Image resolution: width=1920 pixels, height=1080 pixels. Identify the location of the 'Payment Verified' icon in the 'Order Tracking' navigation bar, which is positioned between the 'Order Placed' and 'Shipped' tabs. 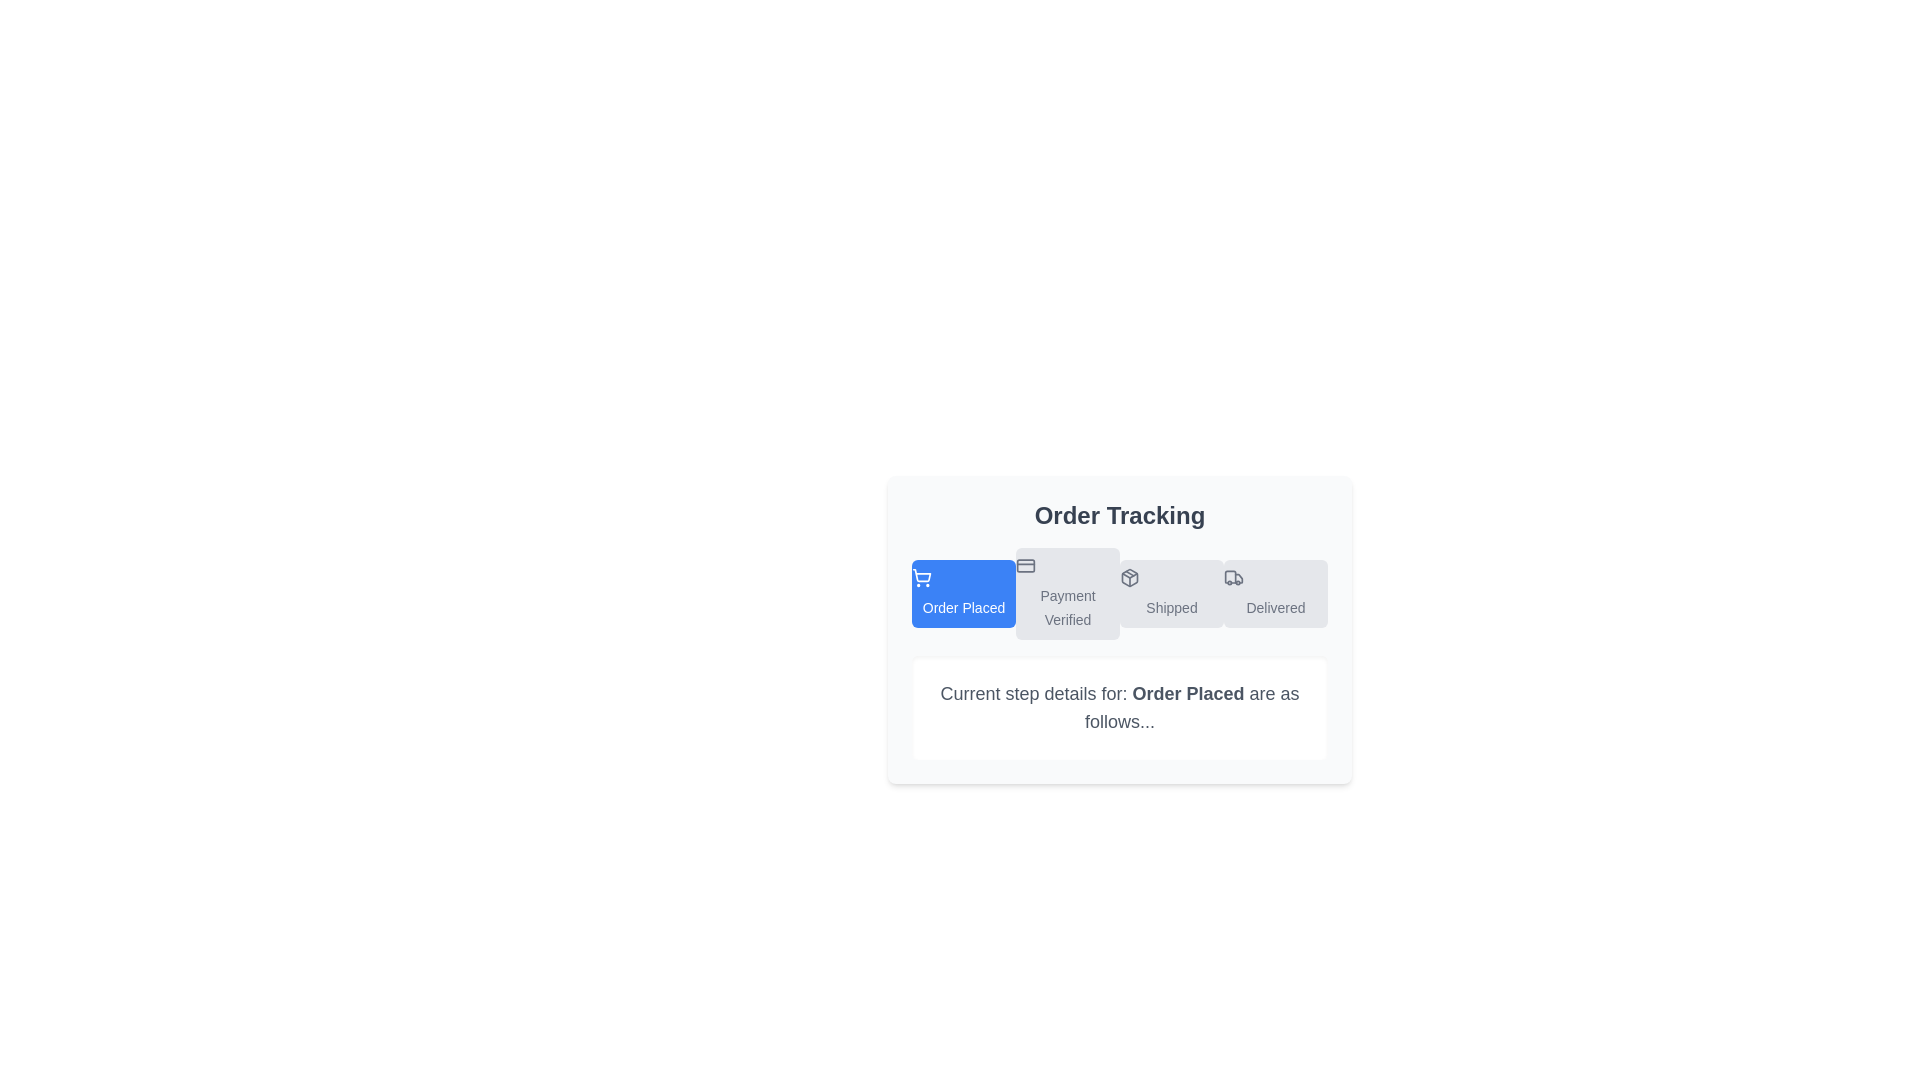
(1026, 566).